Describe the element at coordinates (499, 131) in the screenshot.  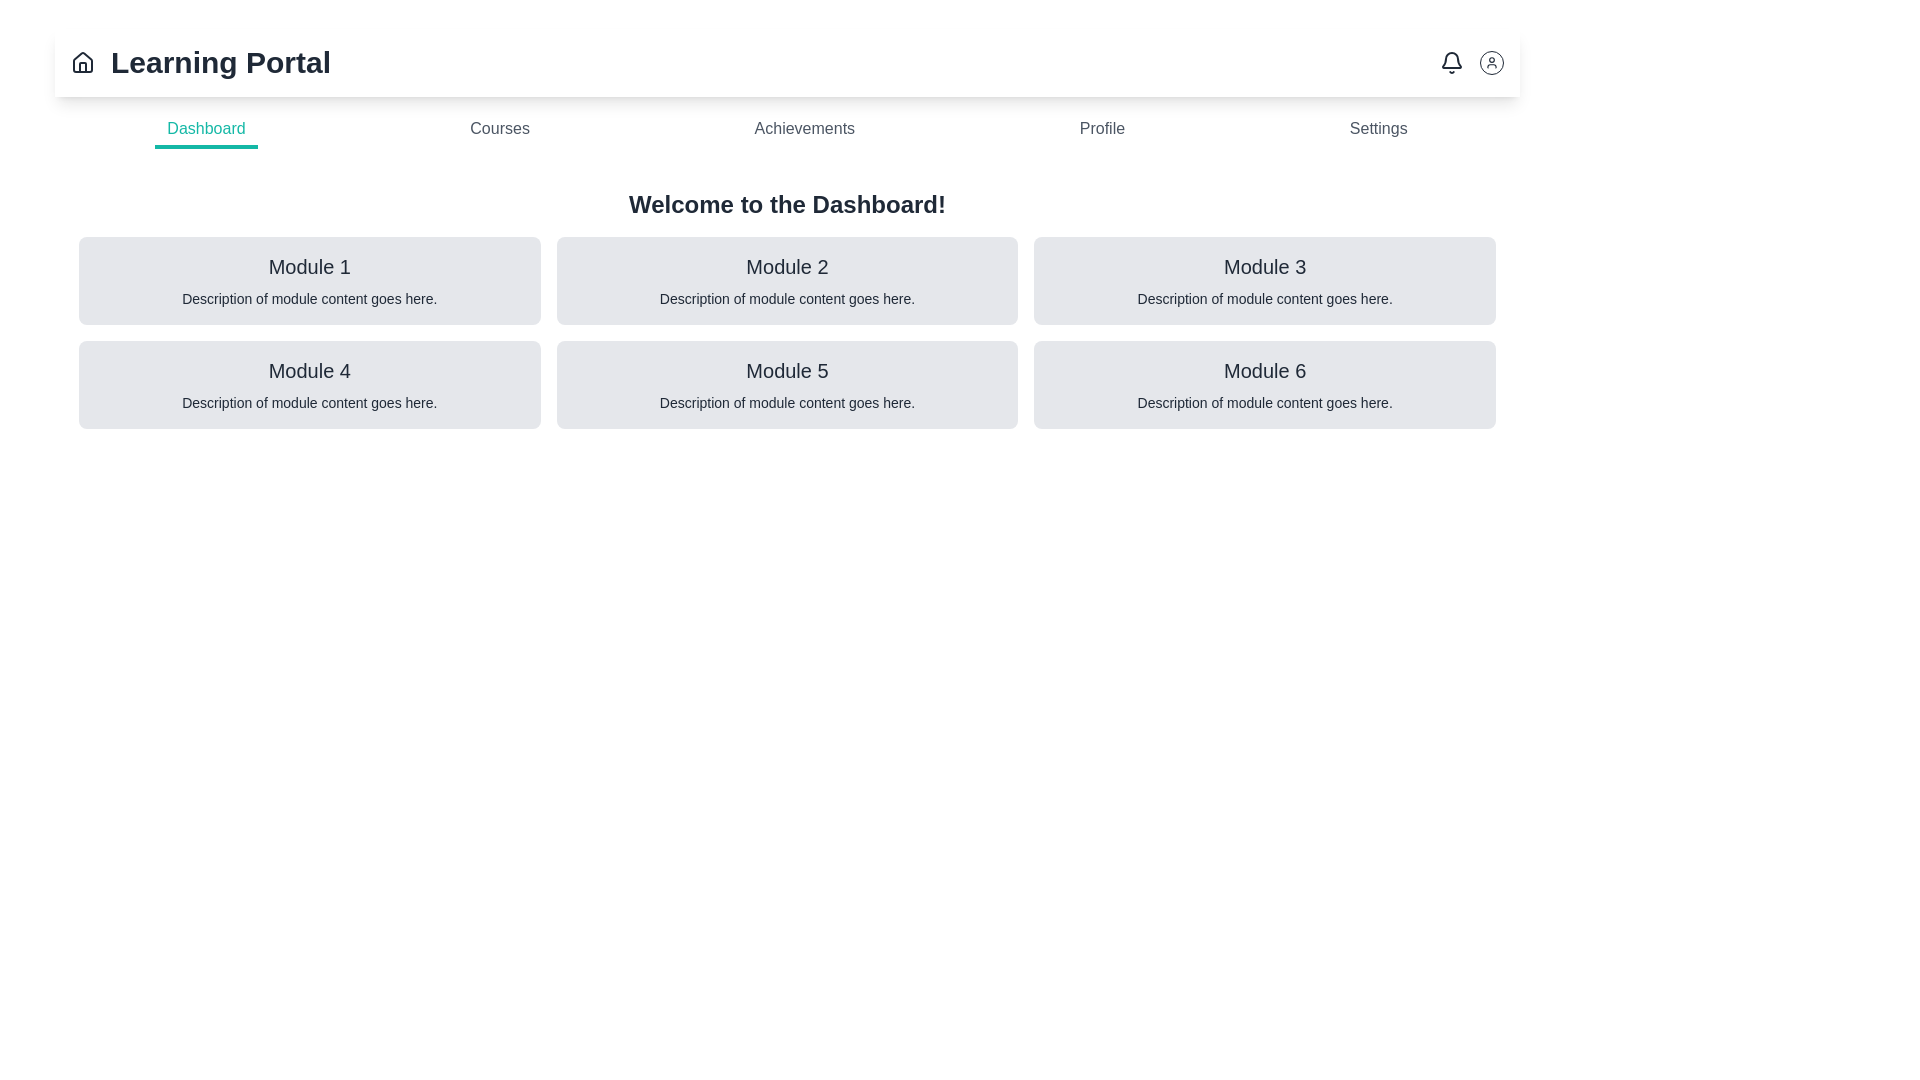
I see `the 'Courses' button in the horizontal navigation bar` at that location.